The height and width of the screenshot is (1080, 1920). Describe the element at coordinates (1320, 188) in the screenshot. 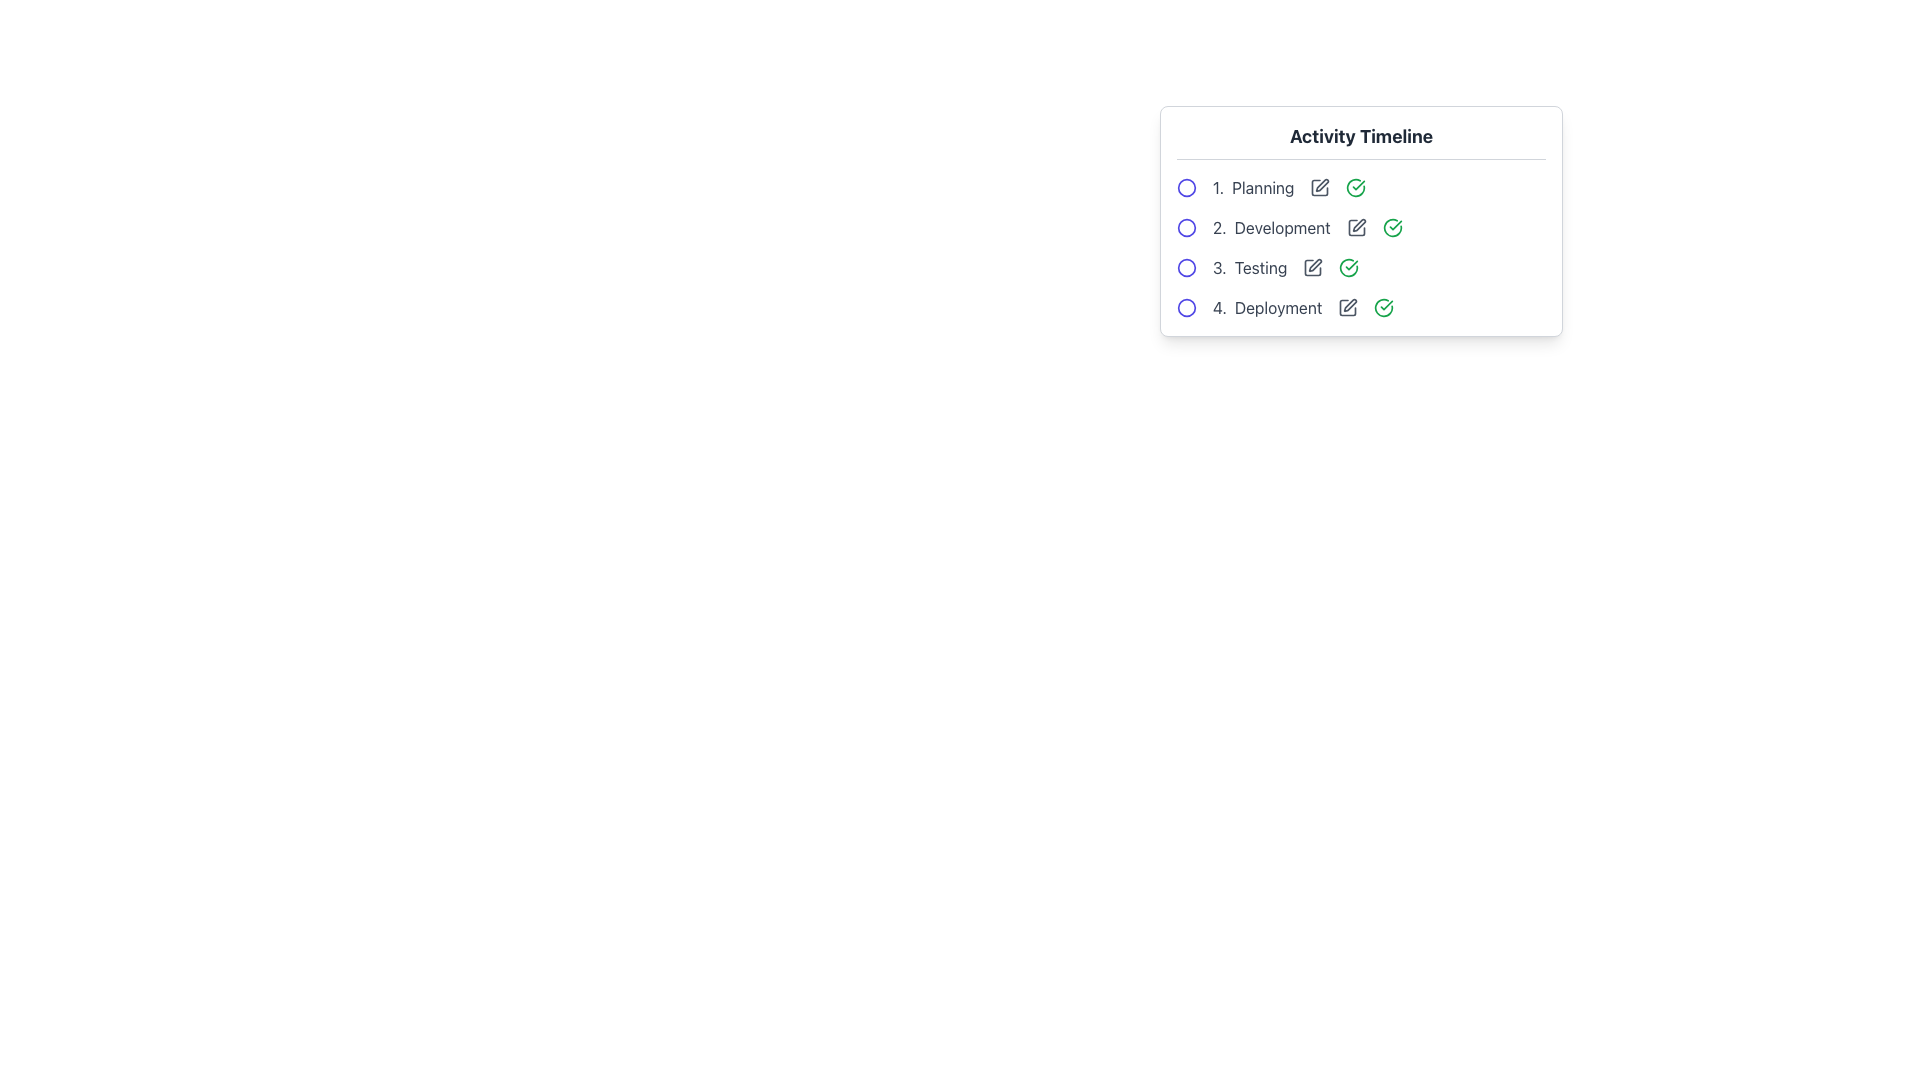

I see `the pen icon next to the text '1. Planning' in the 'Activity Timeline' table to visualize the hover effects` at that location.